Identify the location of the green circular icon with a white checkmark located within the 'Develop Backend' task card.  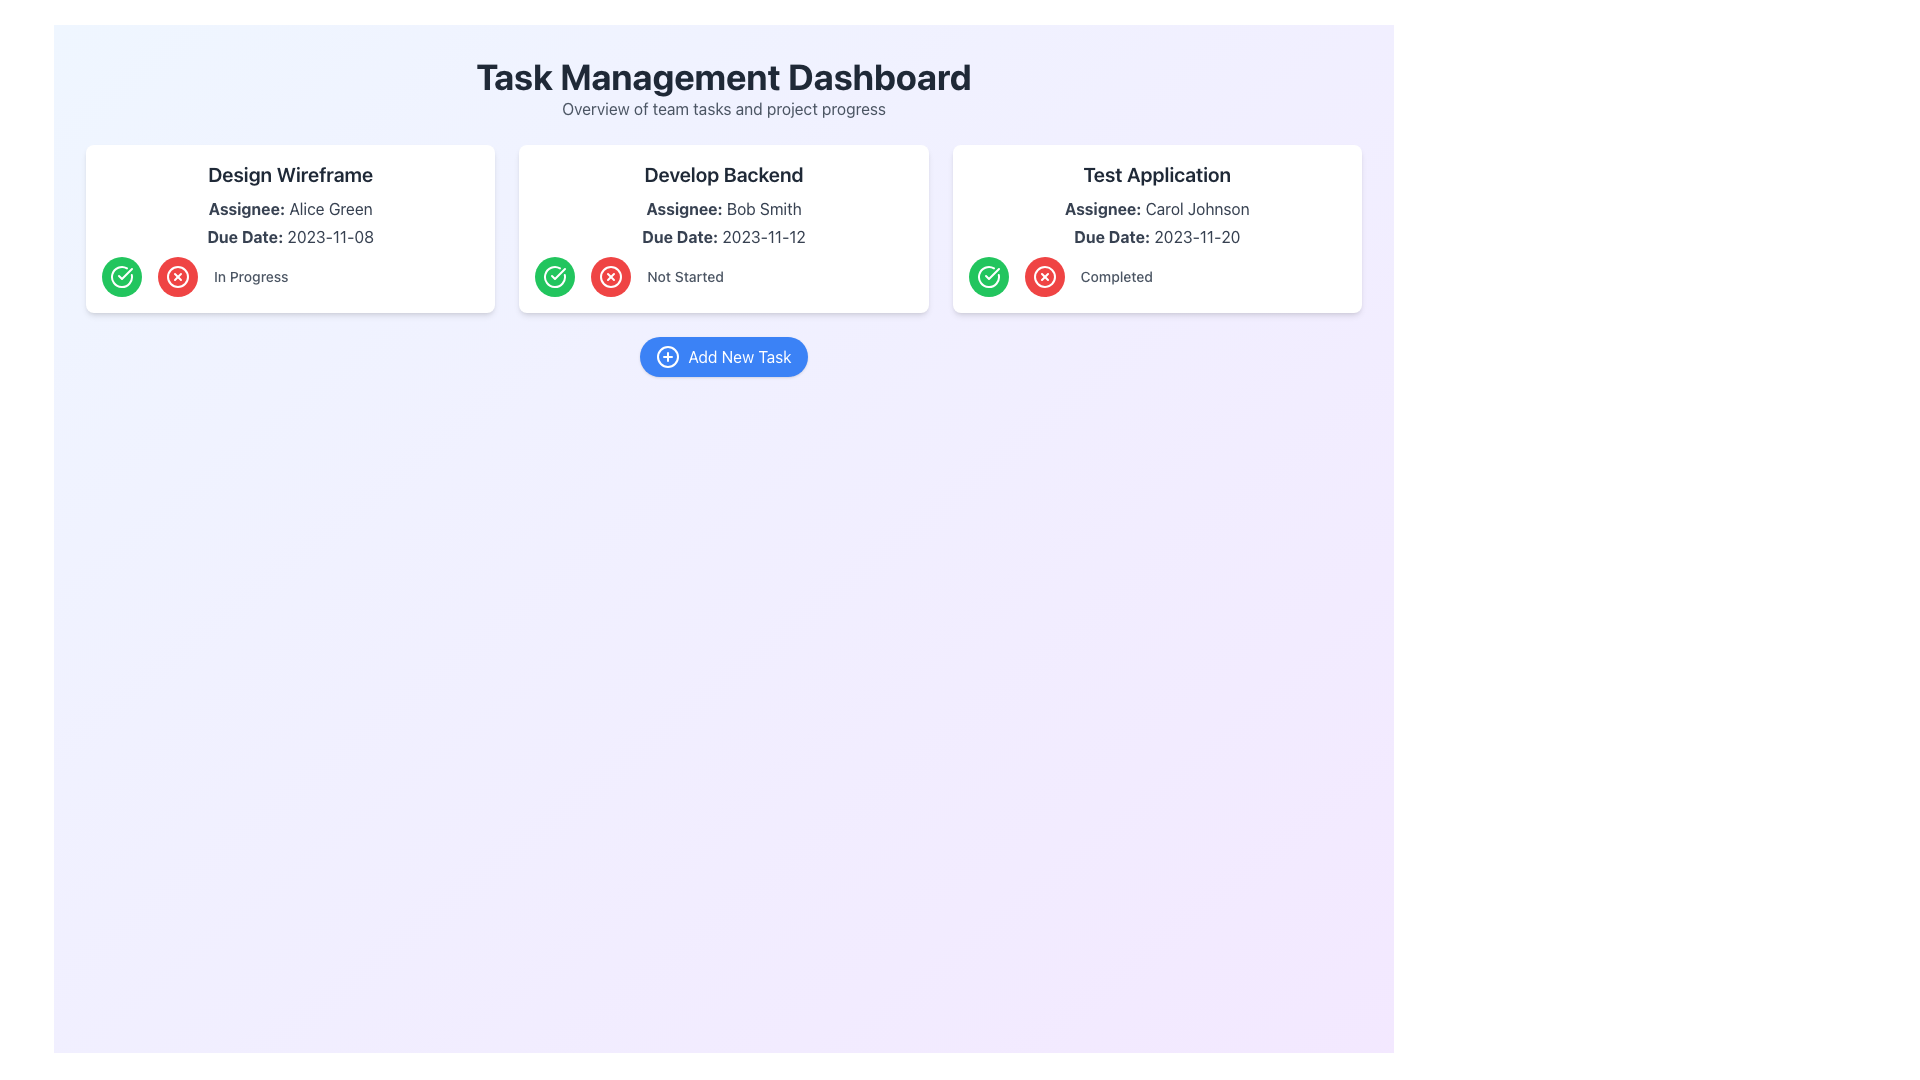
(555, 277).